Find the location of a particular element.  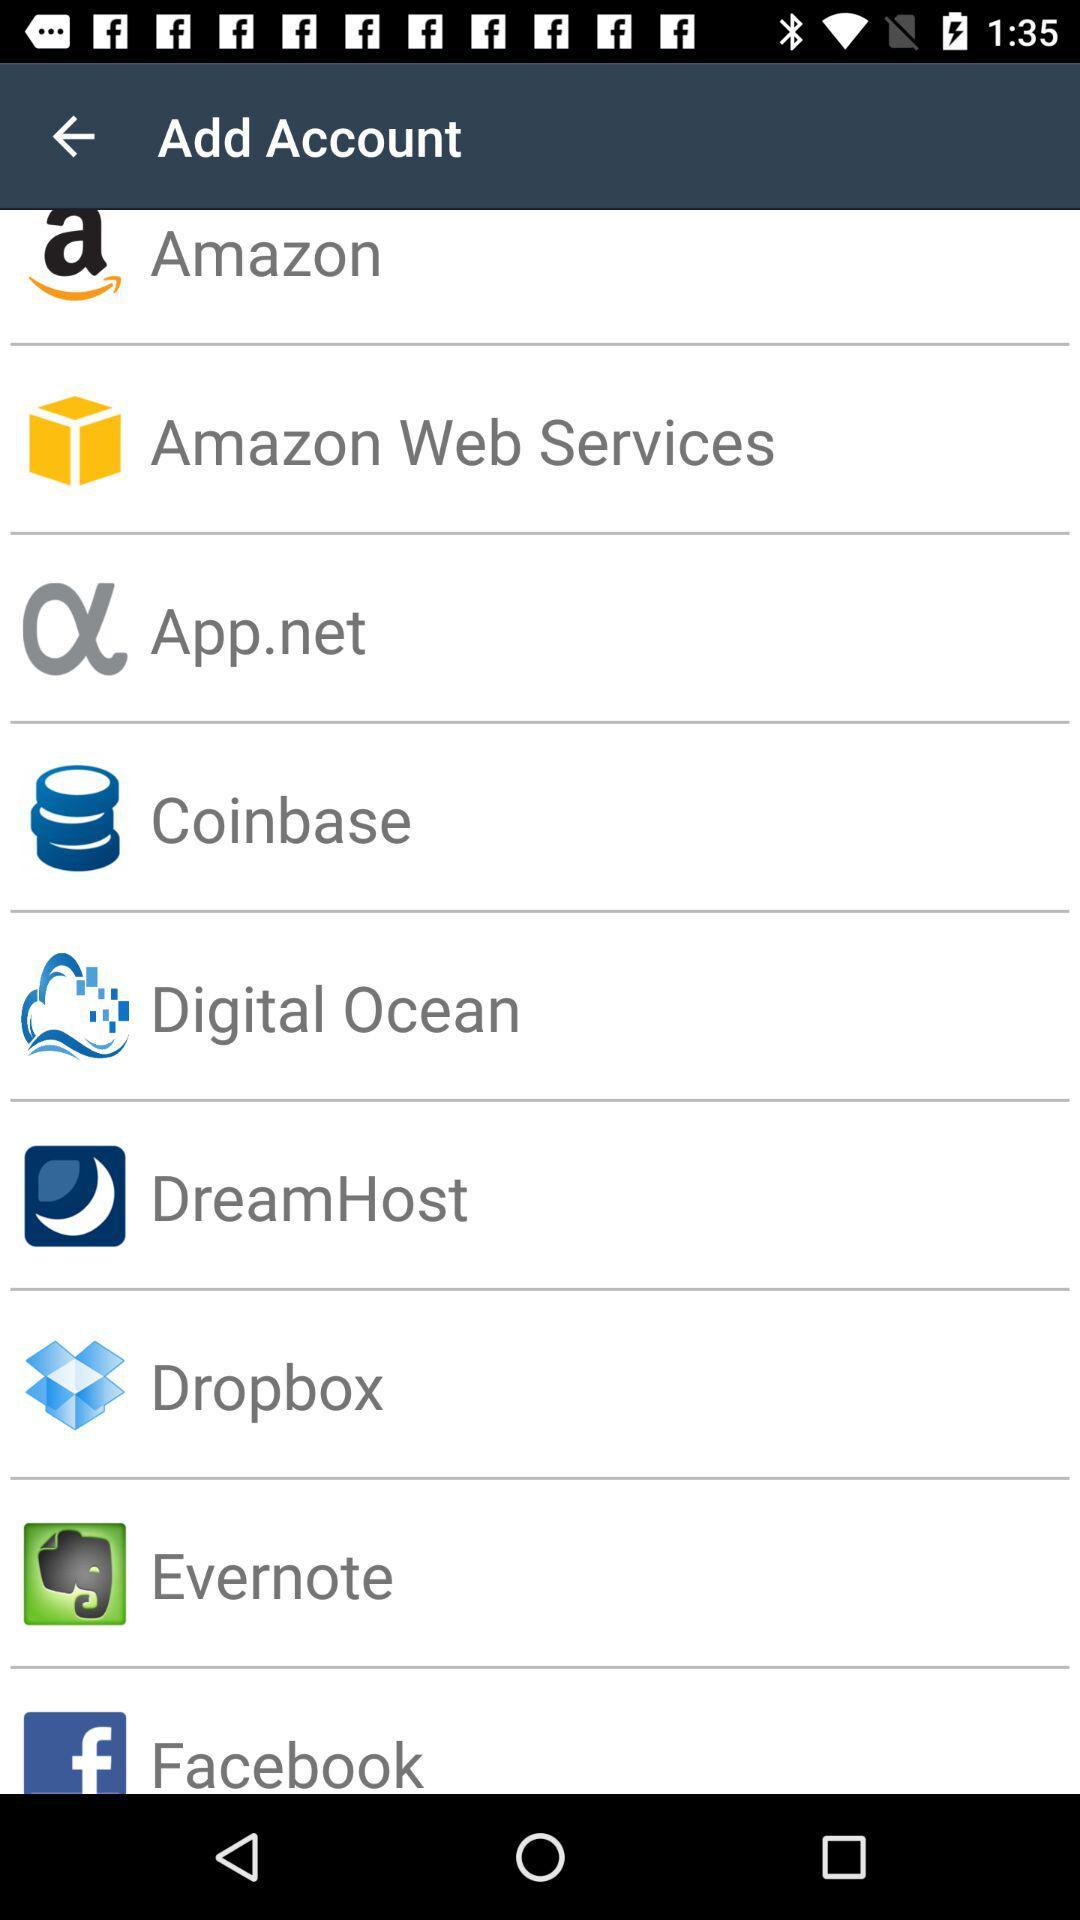

app above app.net is located at coordinates (613, 439).